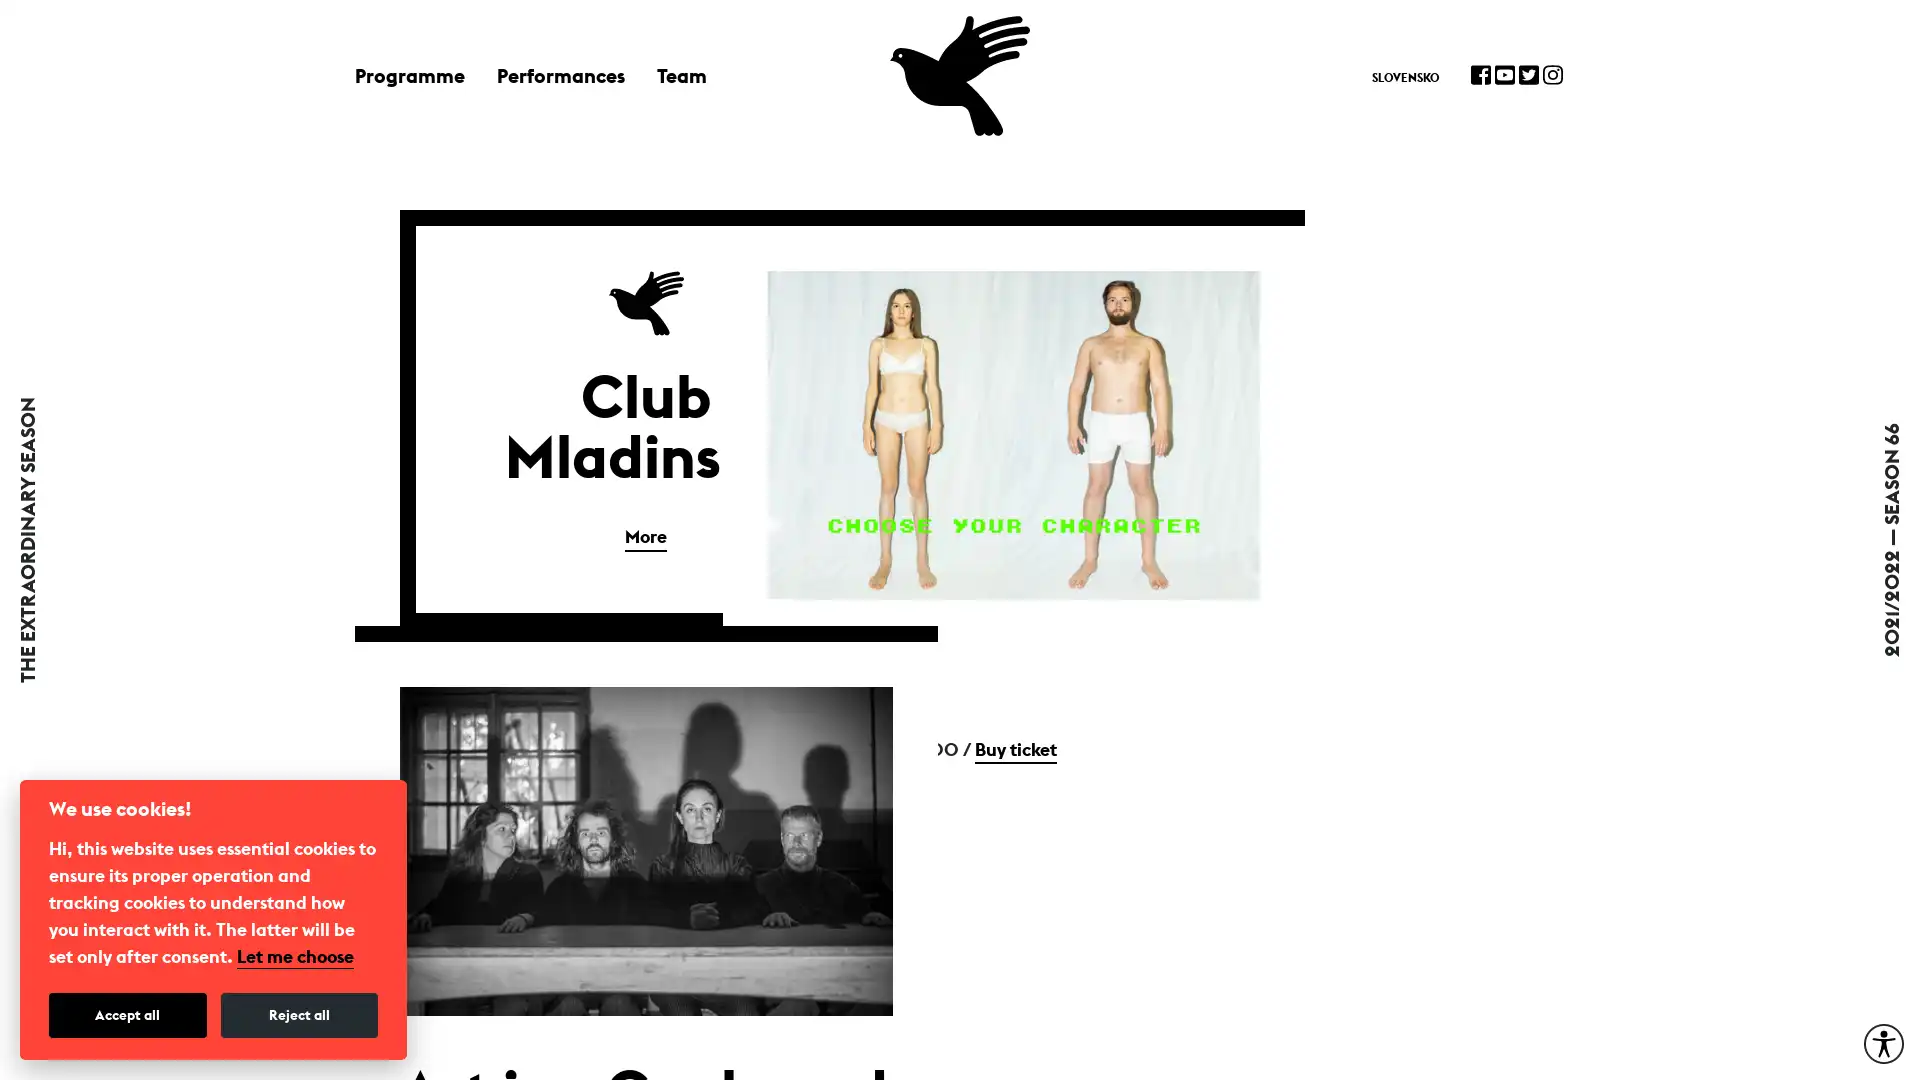  What do you see at coordinates (125, 1014) in the screenshot?
I see `Accept all` at bounding box center [125, 1014].